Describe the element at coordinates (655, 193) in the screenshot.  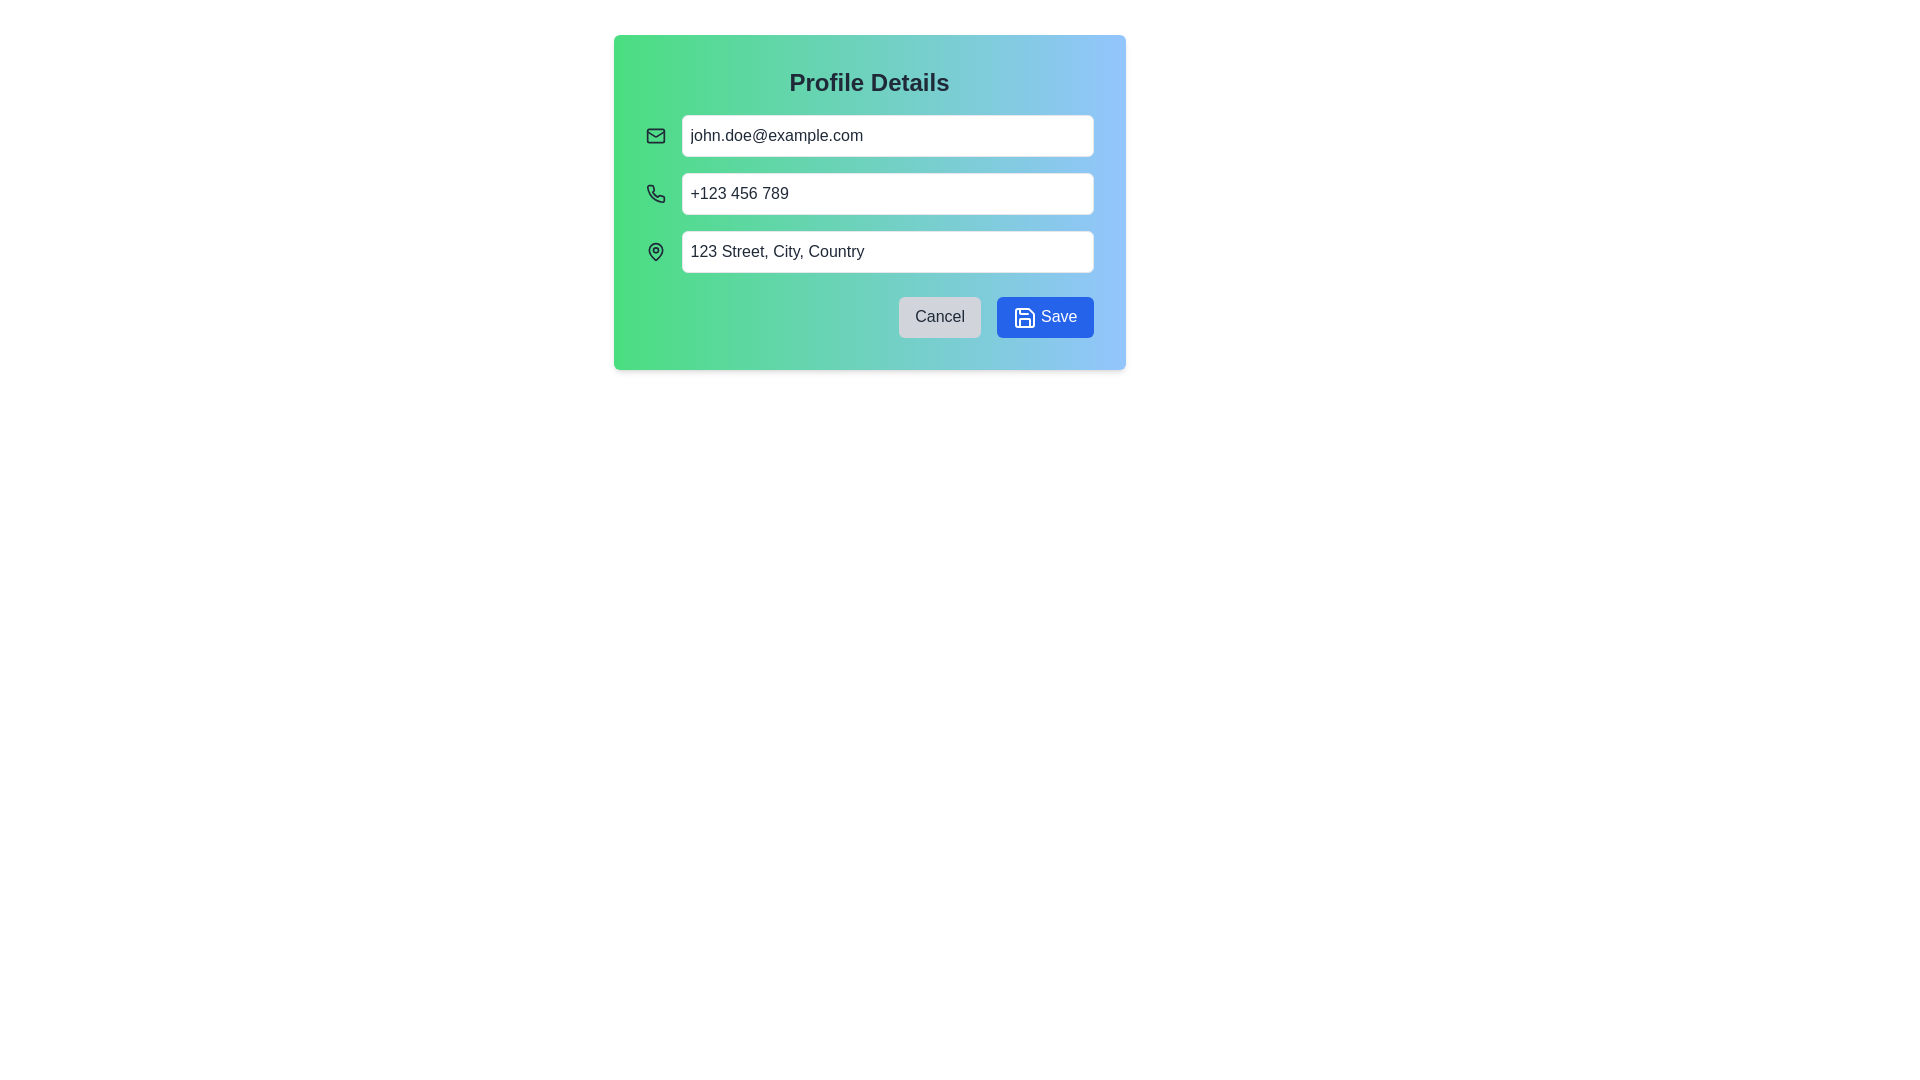
I see `the Telephone Handset icon, which is positioned to the left of the phone number input field in the second row of the form interface` at that location.